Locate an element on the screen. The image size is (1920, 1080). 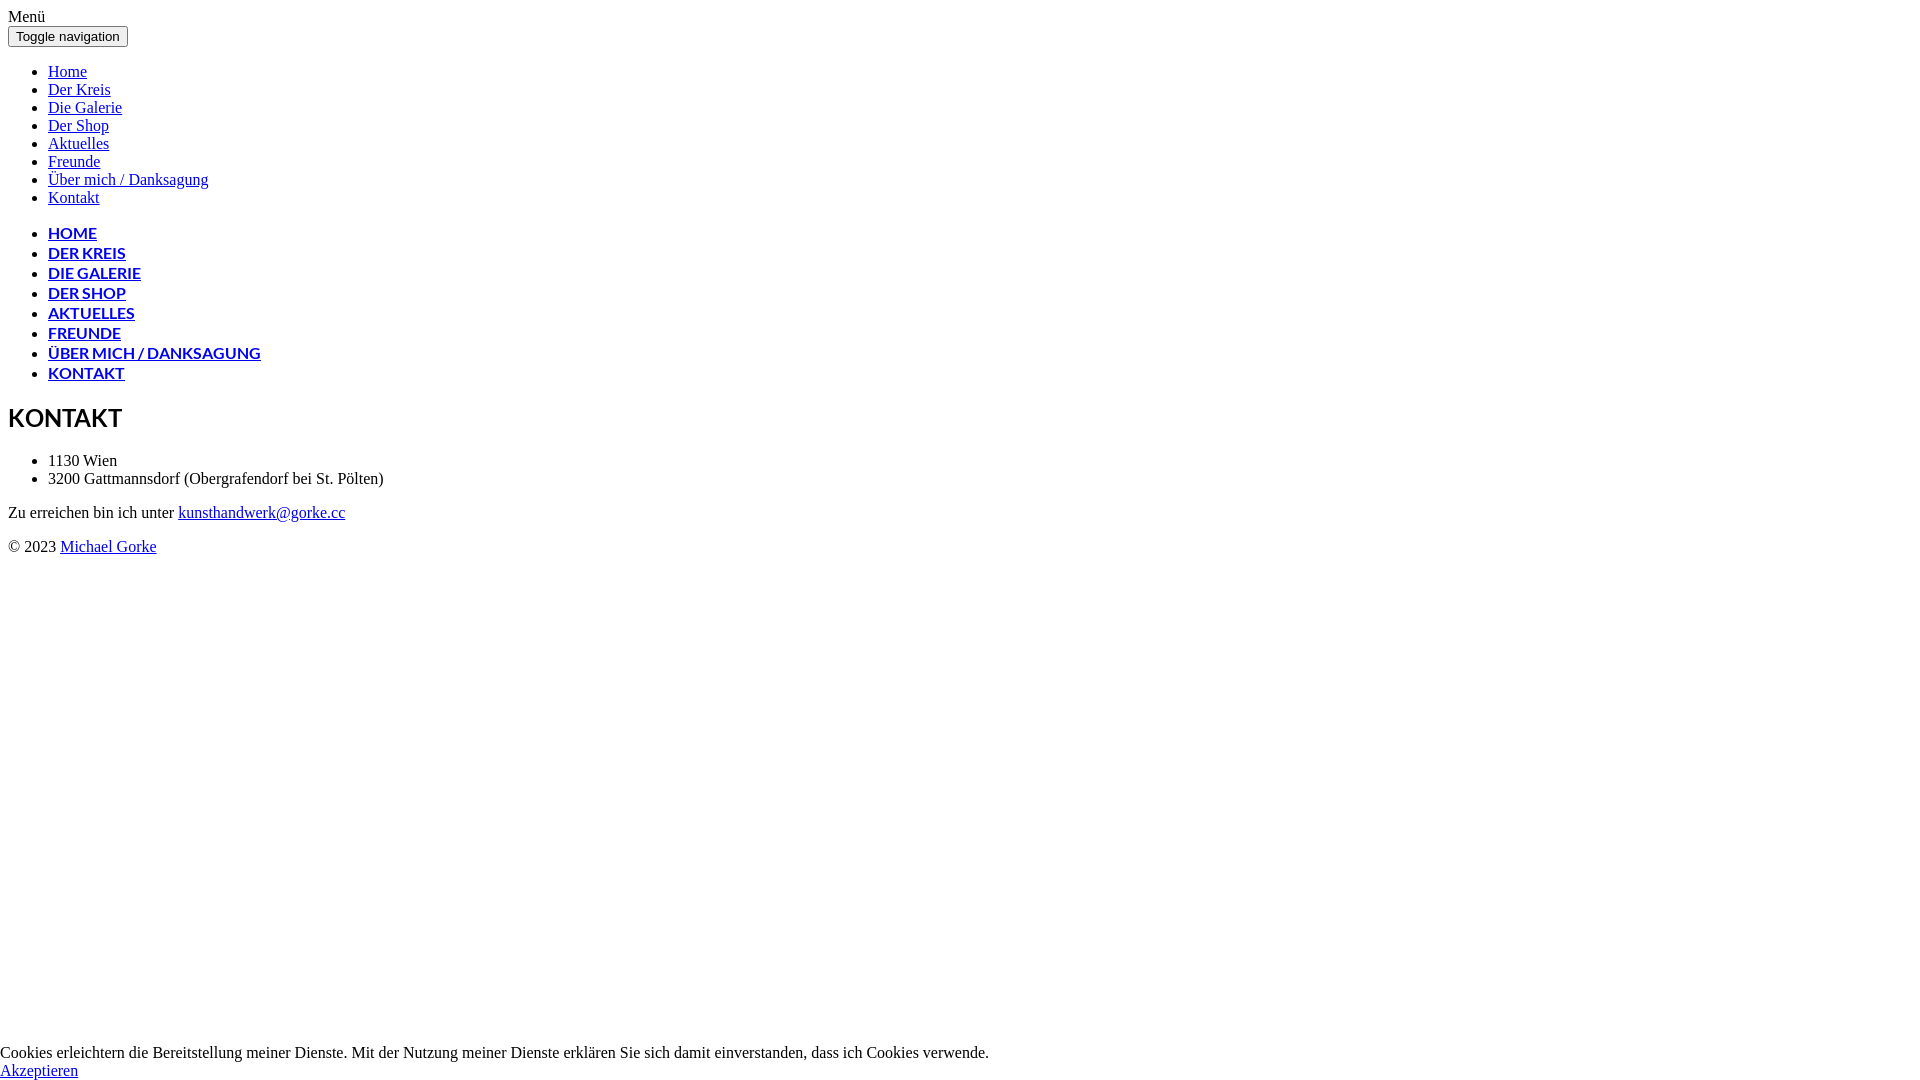
'HOME' is located at coordinates (72, 231).